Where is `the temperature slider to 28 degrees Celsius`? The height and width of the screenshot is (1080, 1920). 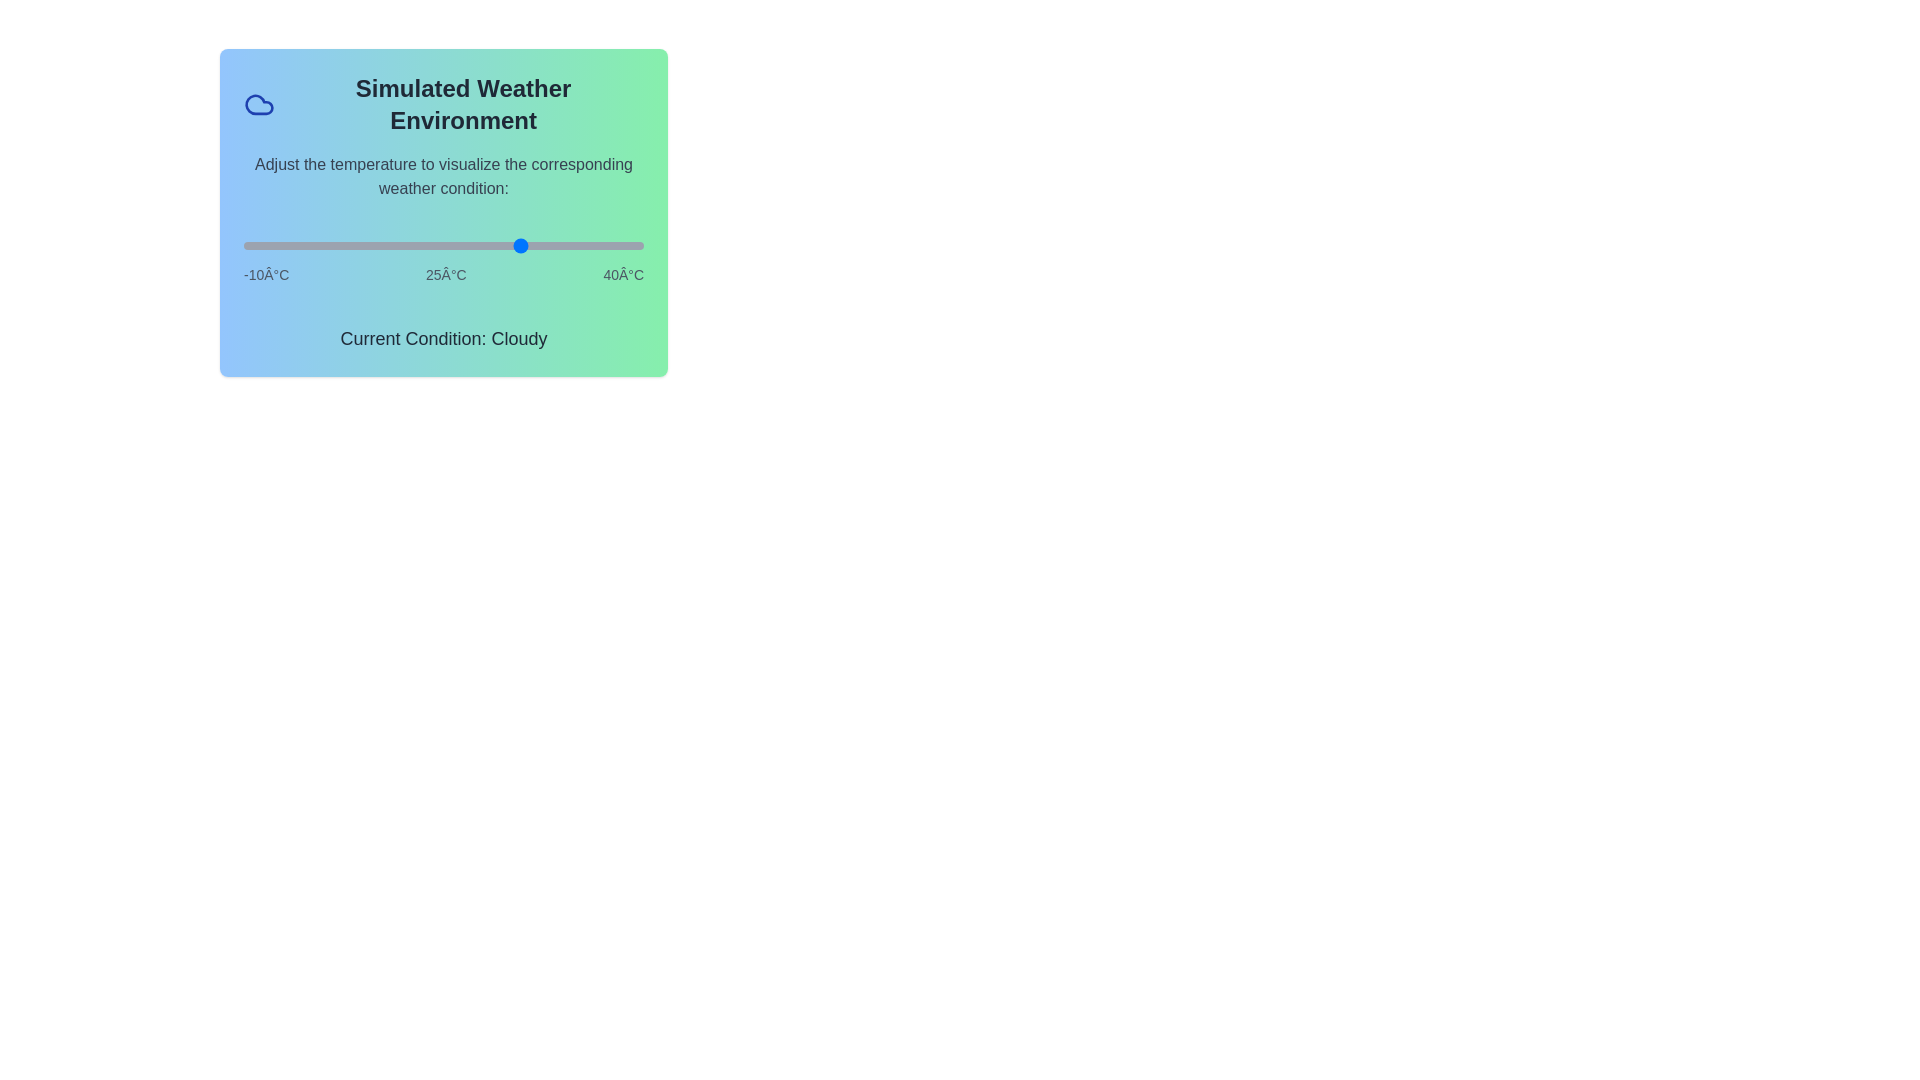
the temperature slider to 28 degrees Celsius is located at coordinates (547, 245).